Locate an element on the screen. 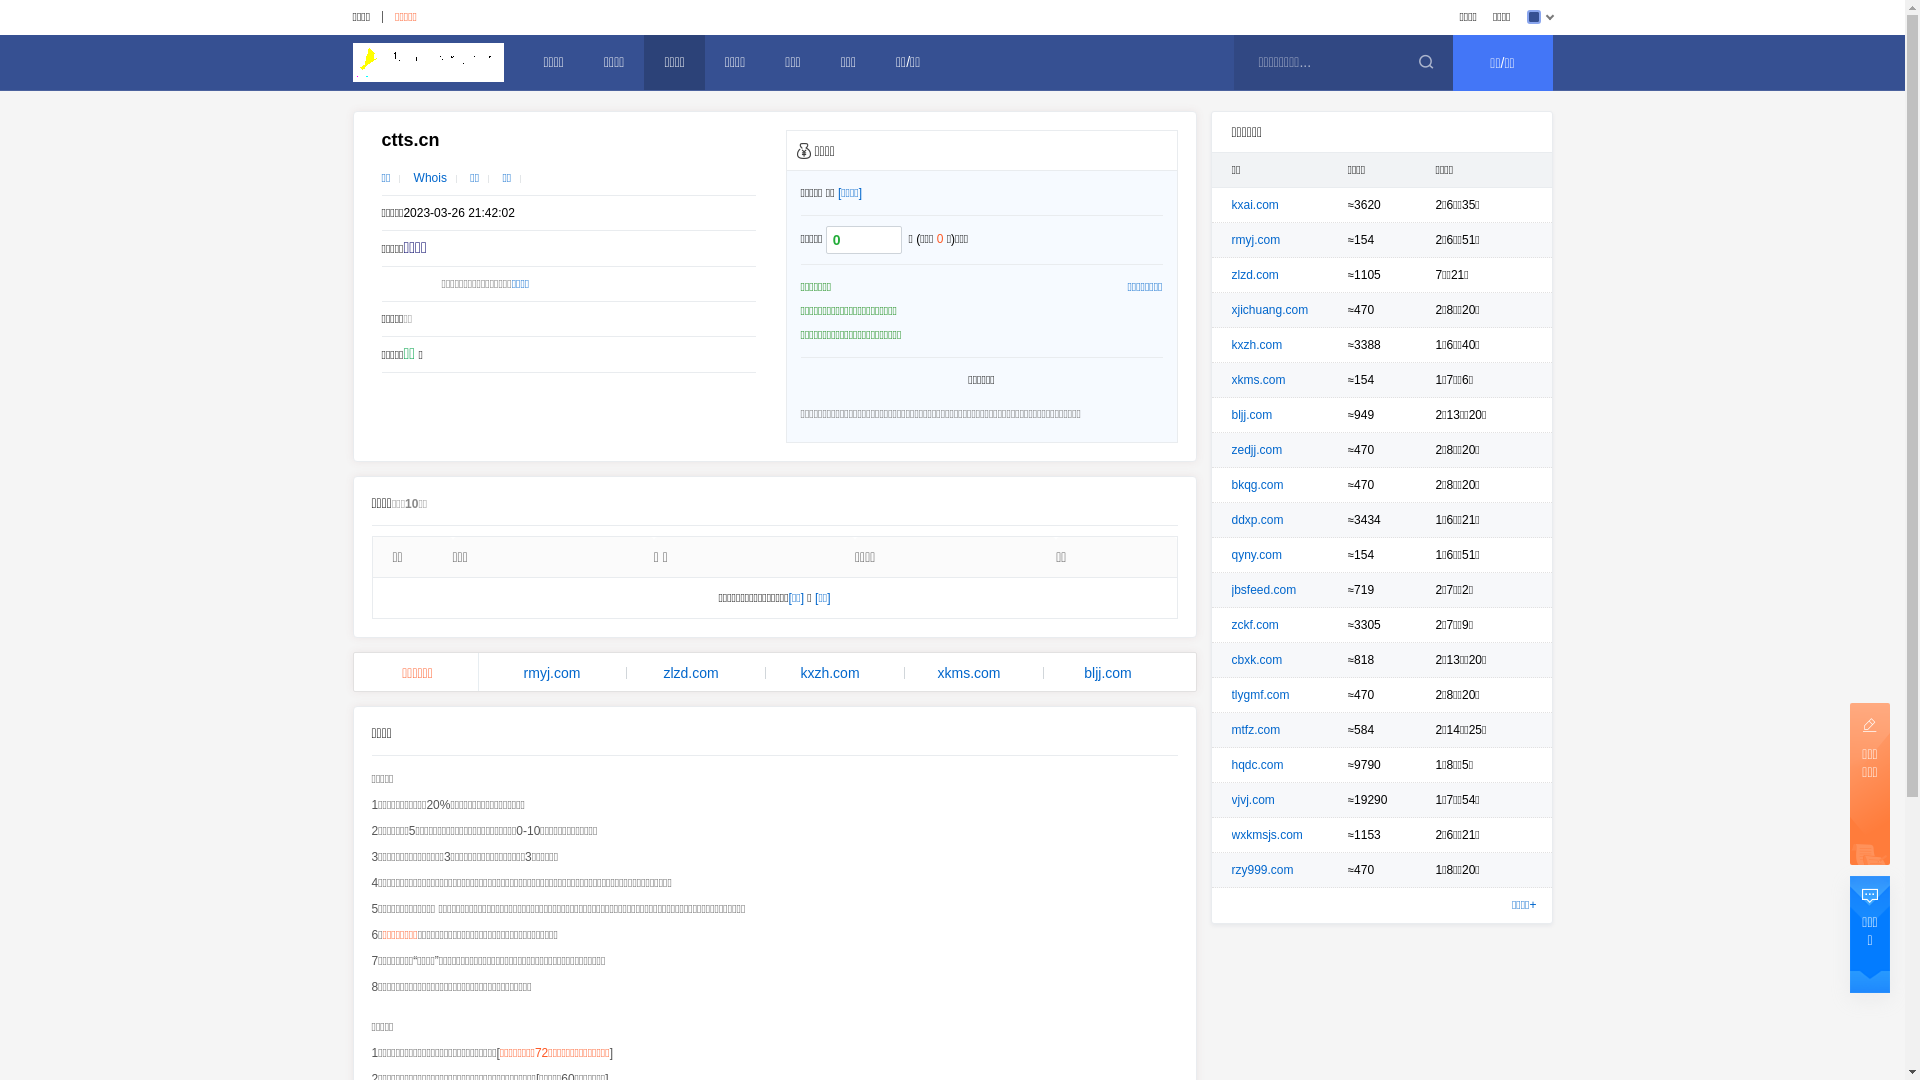  'Whois' is located at coordinates (429, 176).